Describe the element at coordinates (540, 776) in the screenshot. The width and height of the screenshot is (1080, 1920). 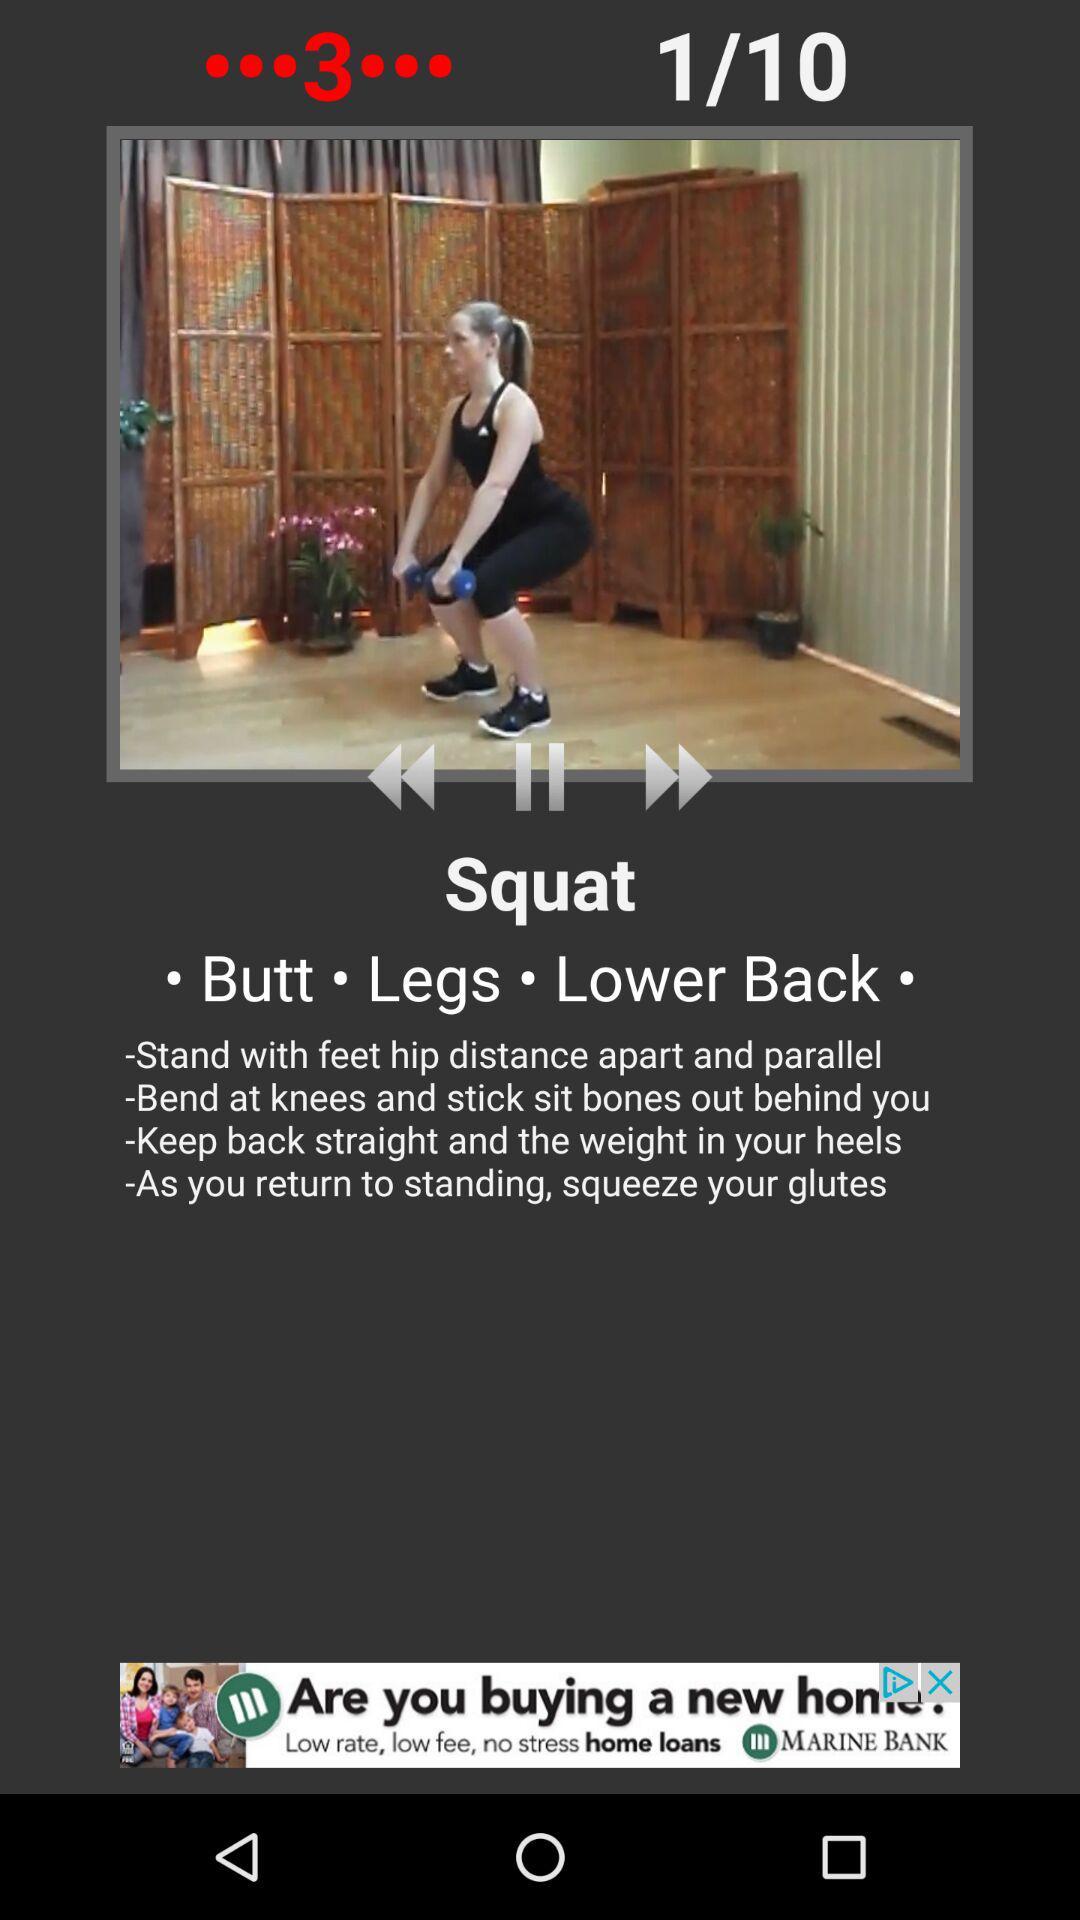
I see `pause` at that location.